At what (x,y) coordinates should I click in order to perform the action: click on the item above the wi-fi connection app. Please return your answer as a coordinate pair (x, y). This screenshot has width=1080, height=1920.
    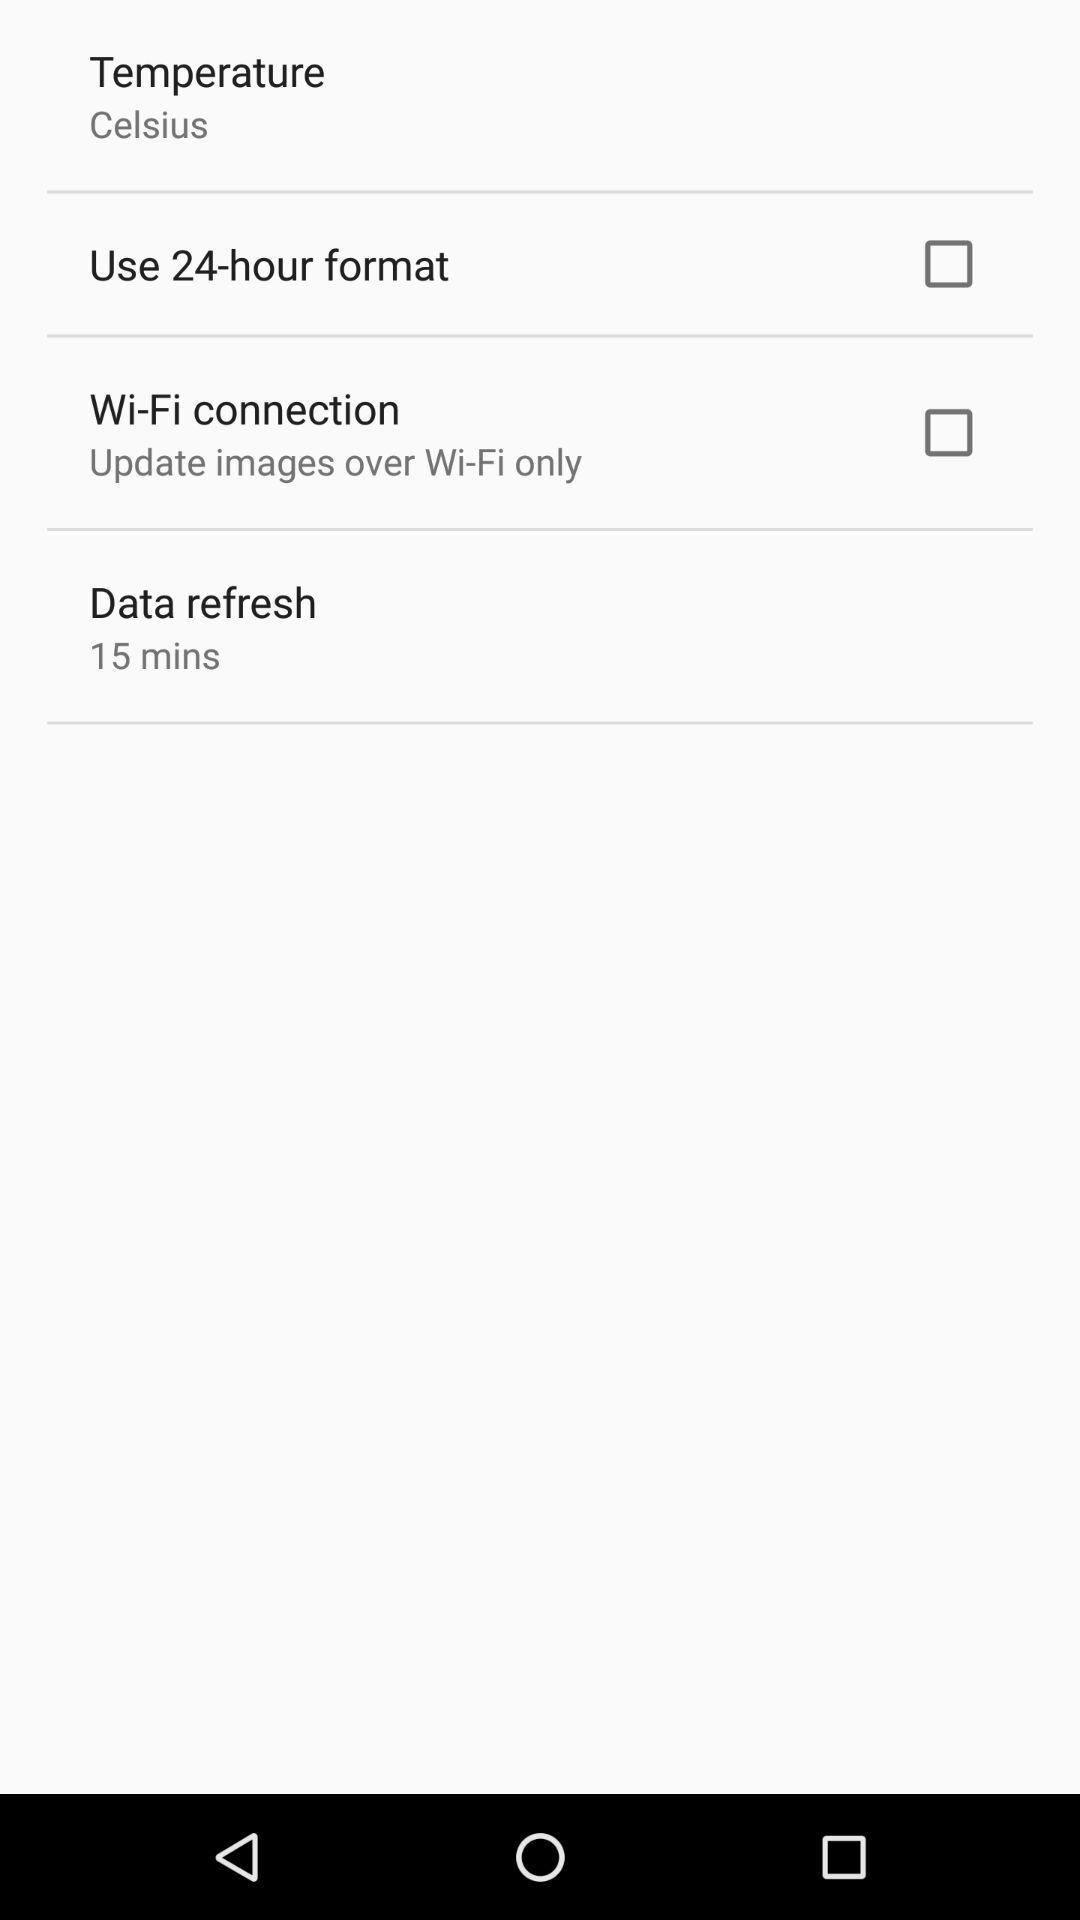
    Looking at the image, I should click on (268, 263).